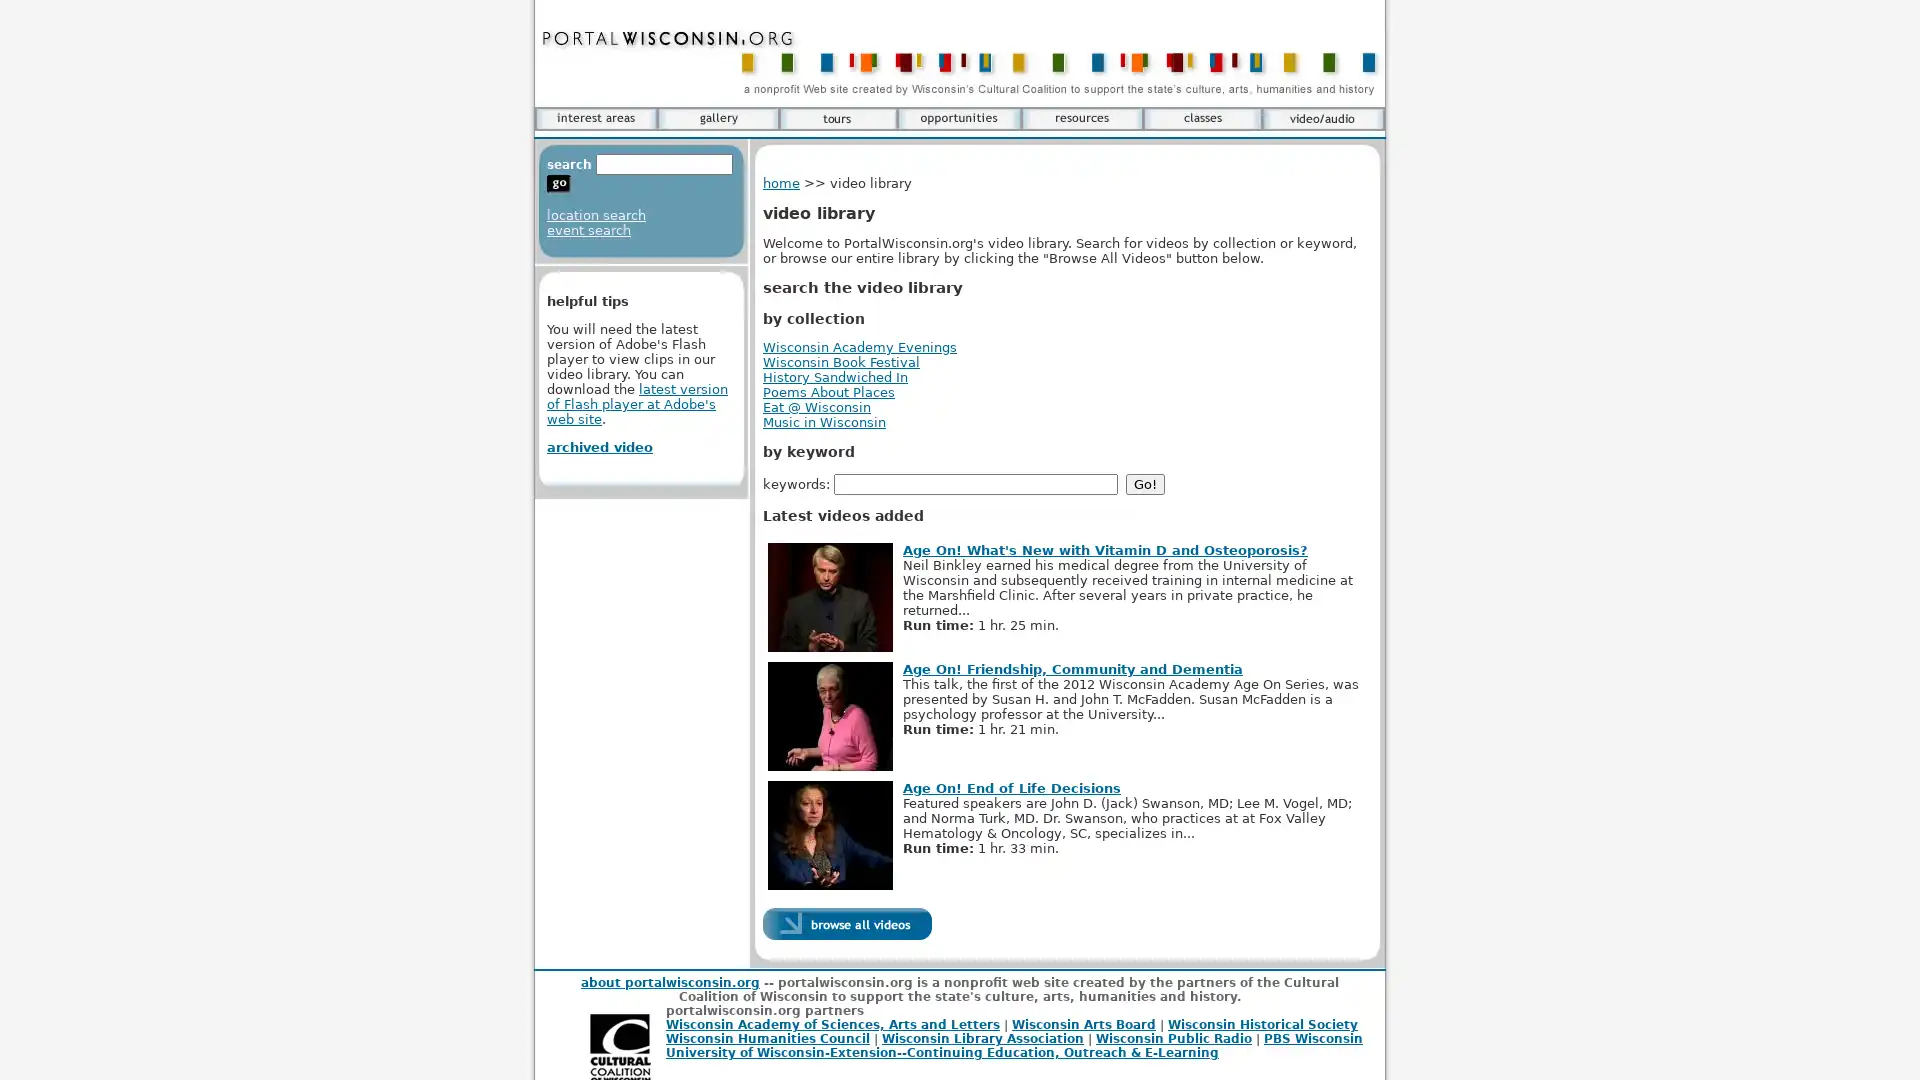 This screenshot has width=1920, height=1080. What do you see at coordinates (558, 184) in the screenshot?
I see `go` at bounding box center [558, 184].